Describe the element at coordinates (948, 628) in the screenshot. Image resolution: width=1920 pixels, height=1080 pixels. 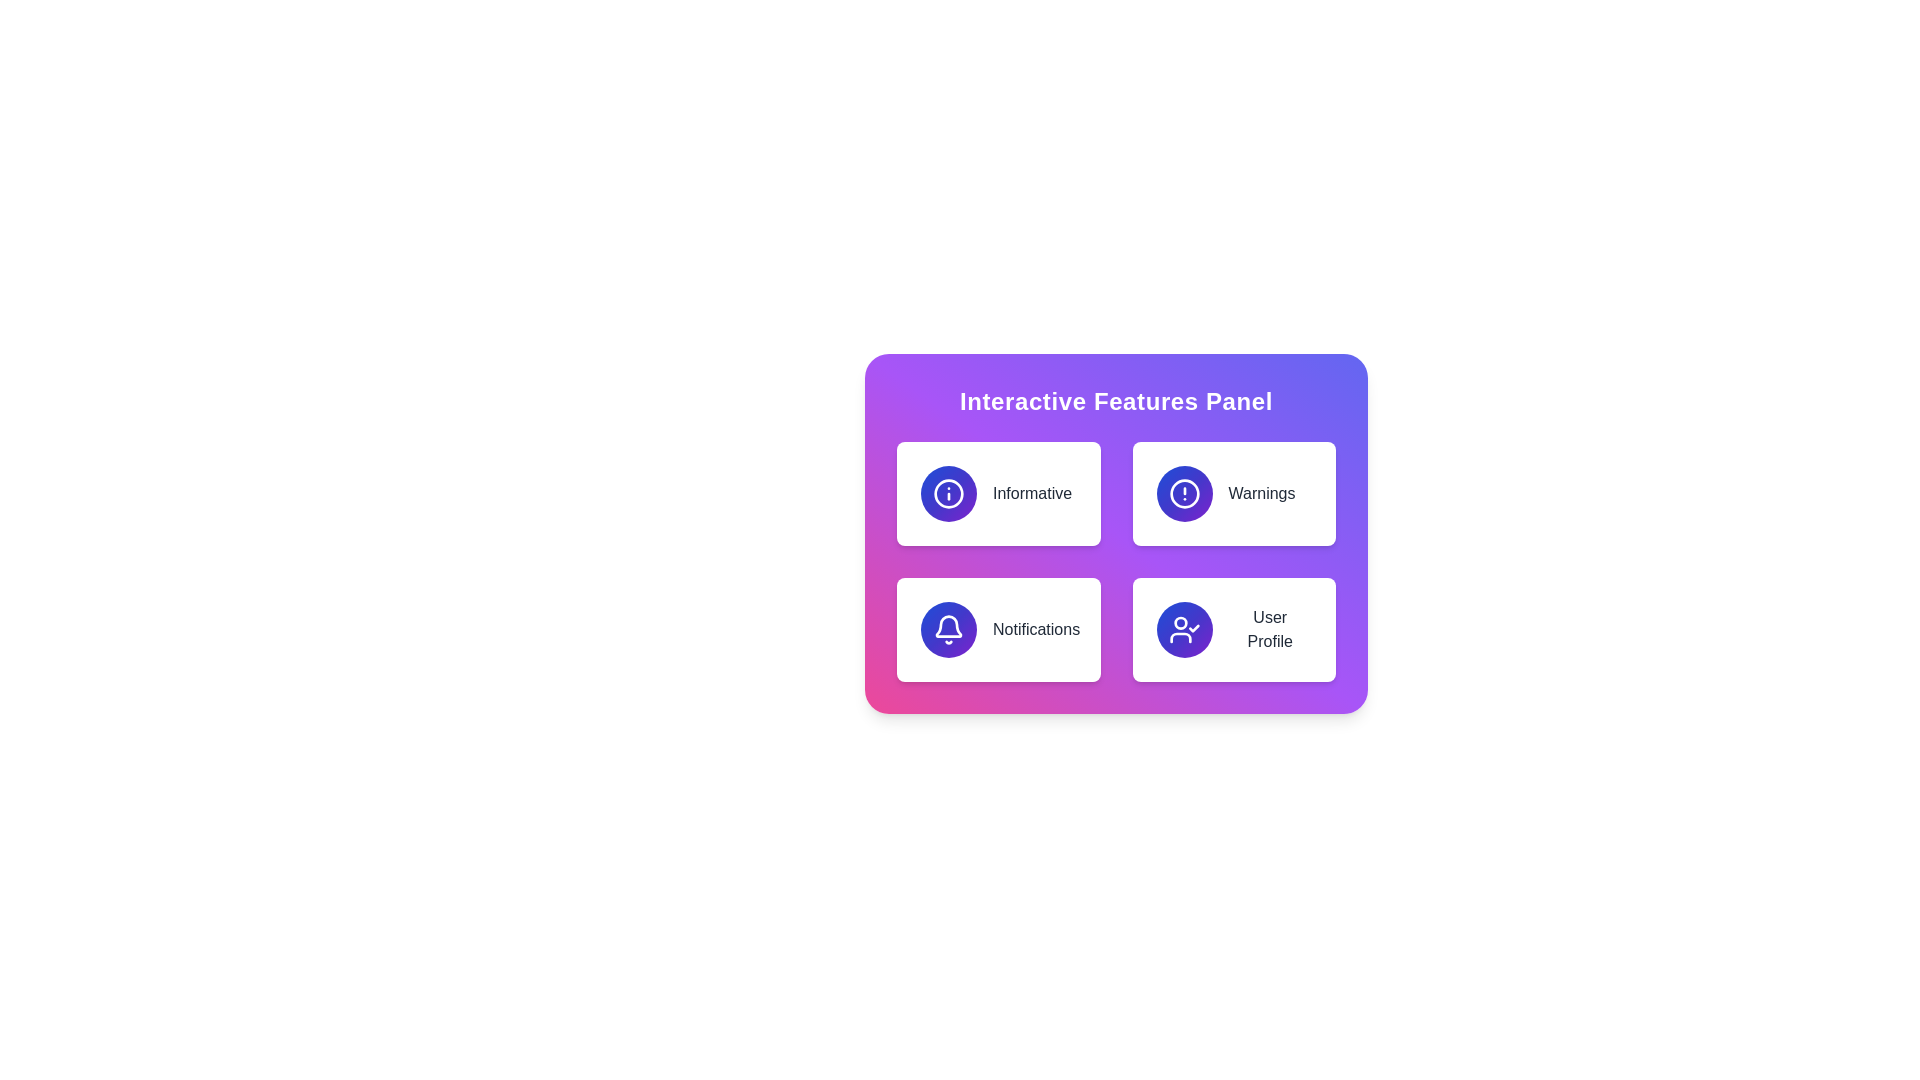
I see `the circular icon with a gradient background and a white bell symbol within the 'Interactive Features Panel'` at that location.